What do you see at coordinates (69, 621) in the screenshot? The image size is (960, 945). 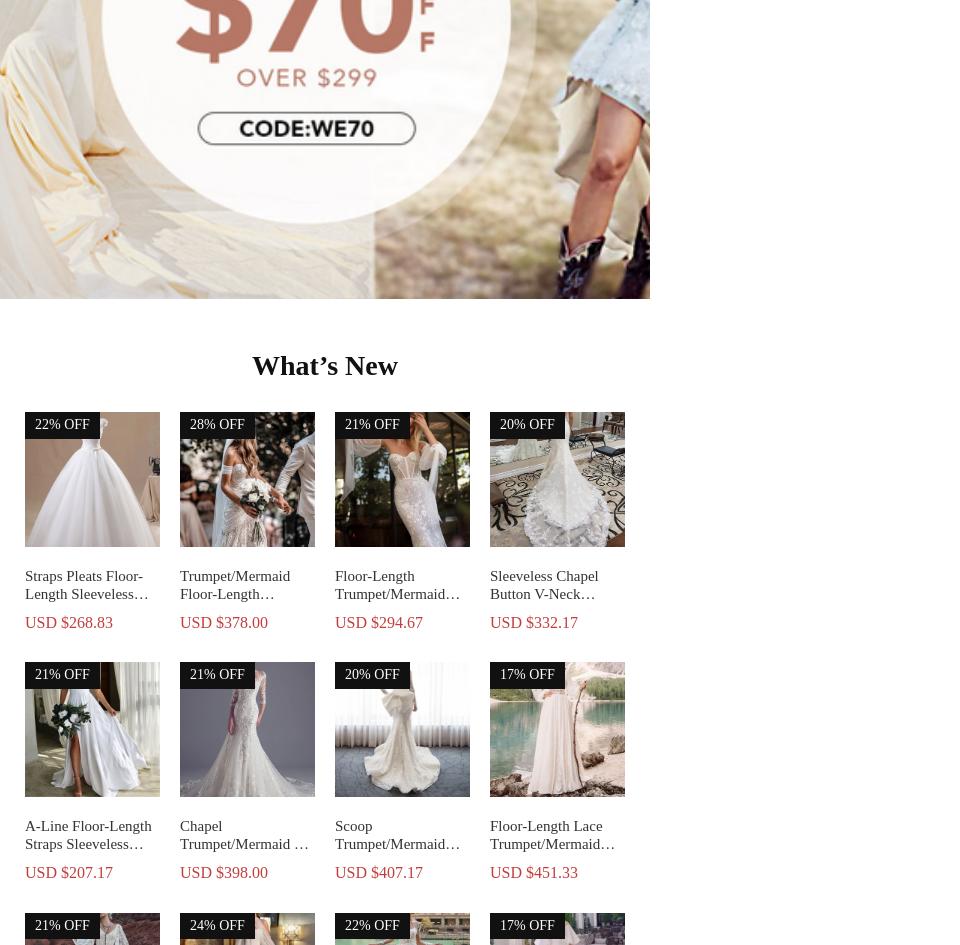 I see `'USD $268.83'` at bounding box center [69, 621].